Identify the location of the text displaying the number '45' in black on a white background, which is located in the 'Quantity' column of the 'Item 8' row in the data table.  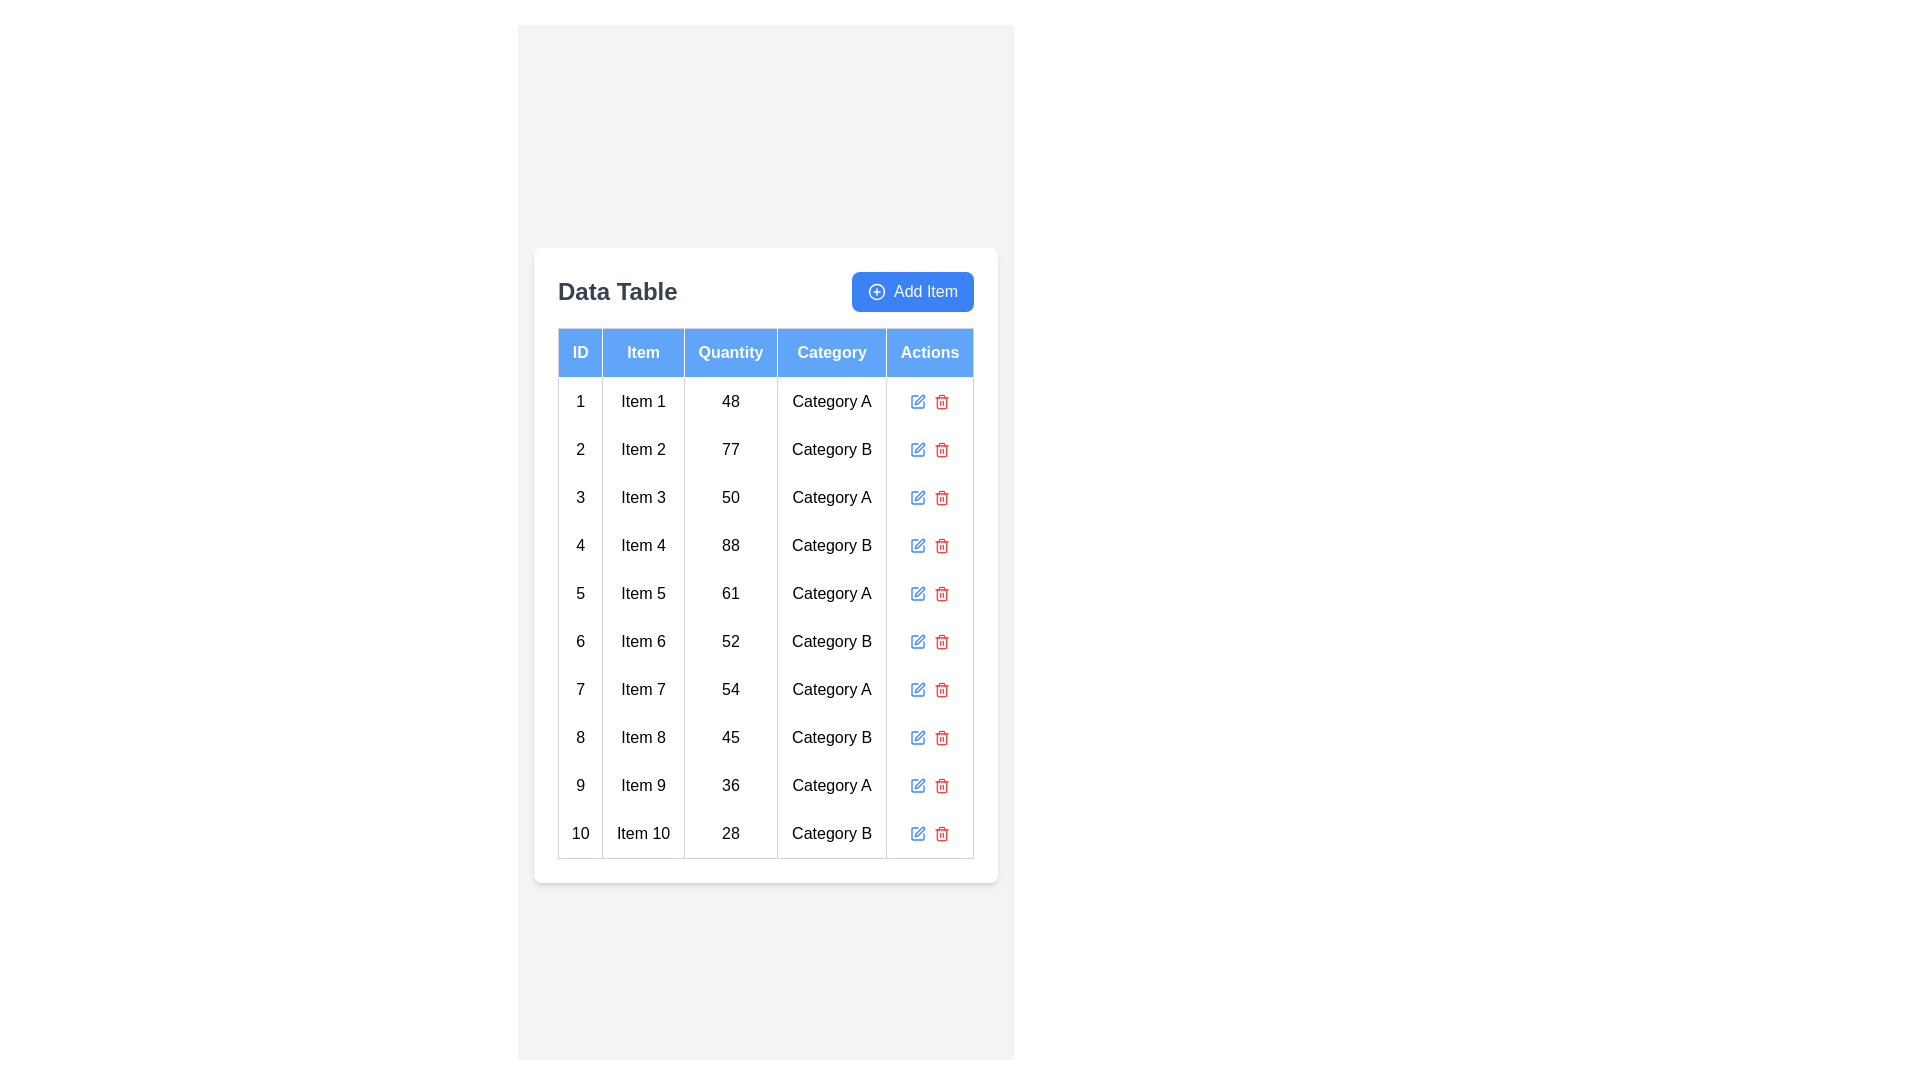
(729, 737).